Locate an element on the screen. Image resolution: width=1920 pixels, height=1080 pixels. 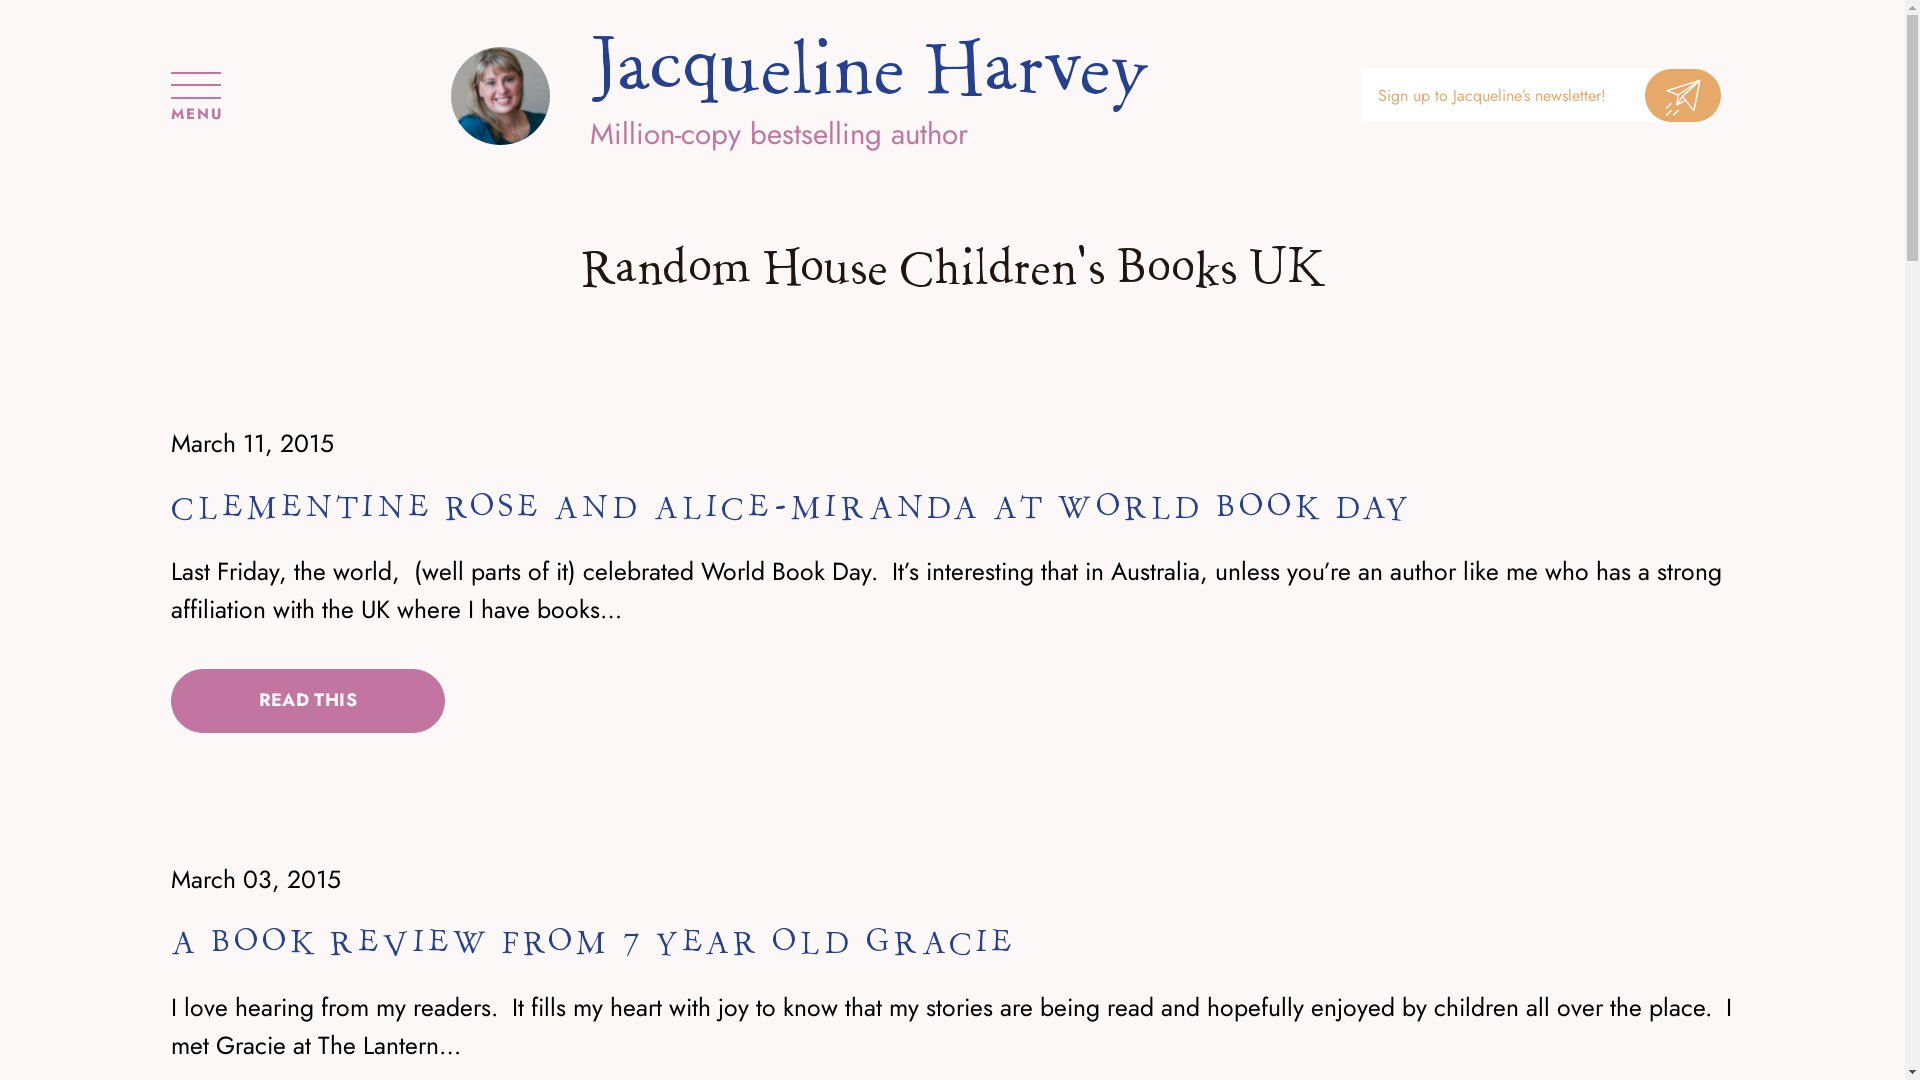
'Jacqueline Harvey' is located at coordinates (869, 68).